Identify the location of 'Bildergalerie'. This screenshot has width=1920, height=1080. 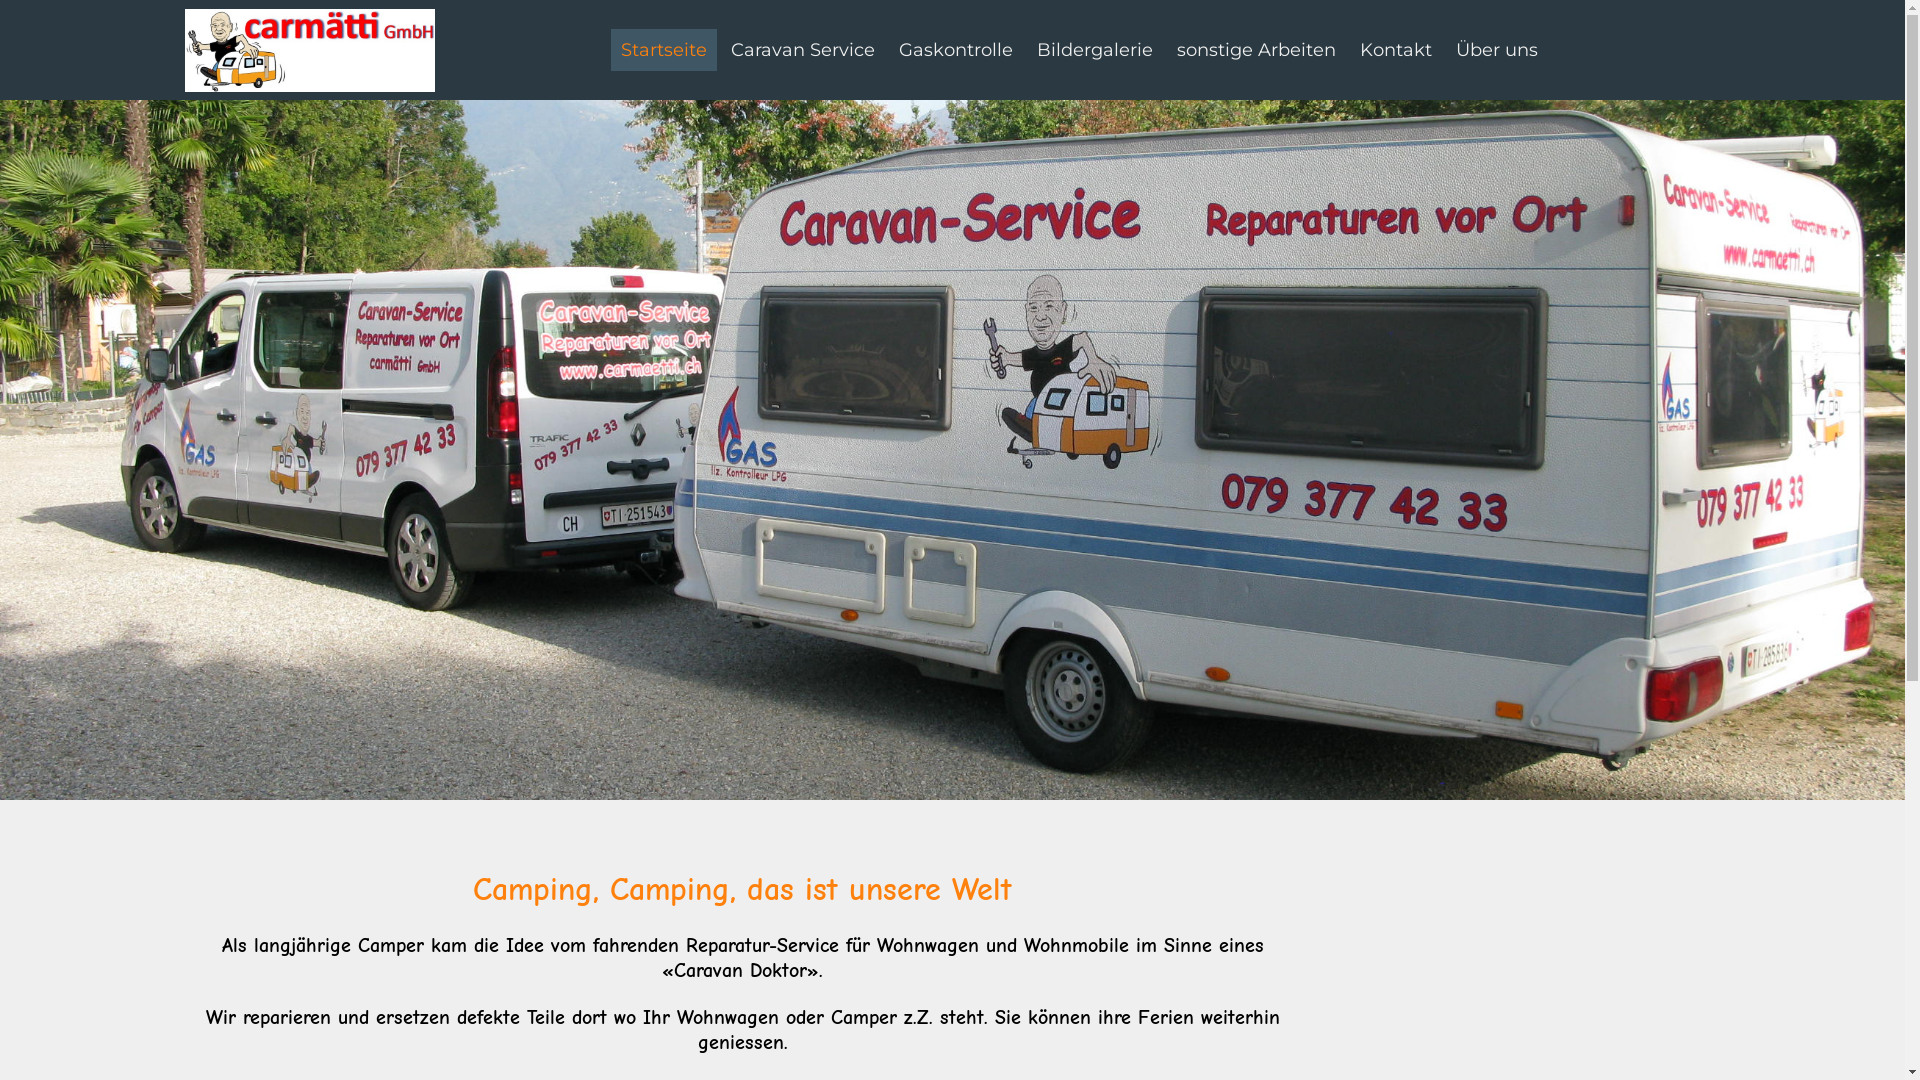
(1093, 49).